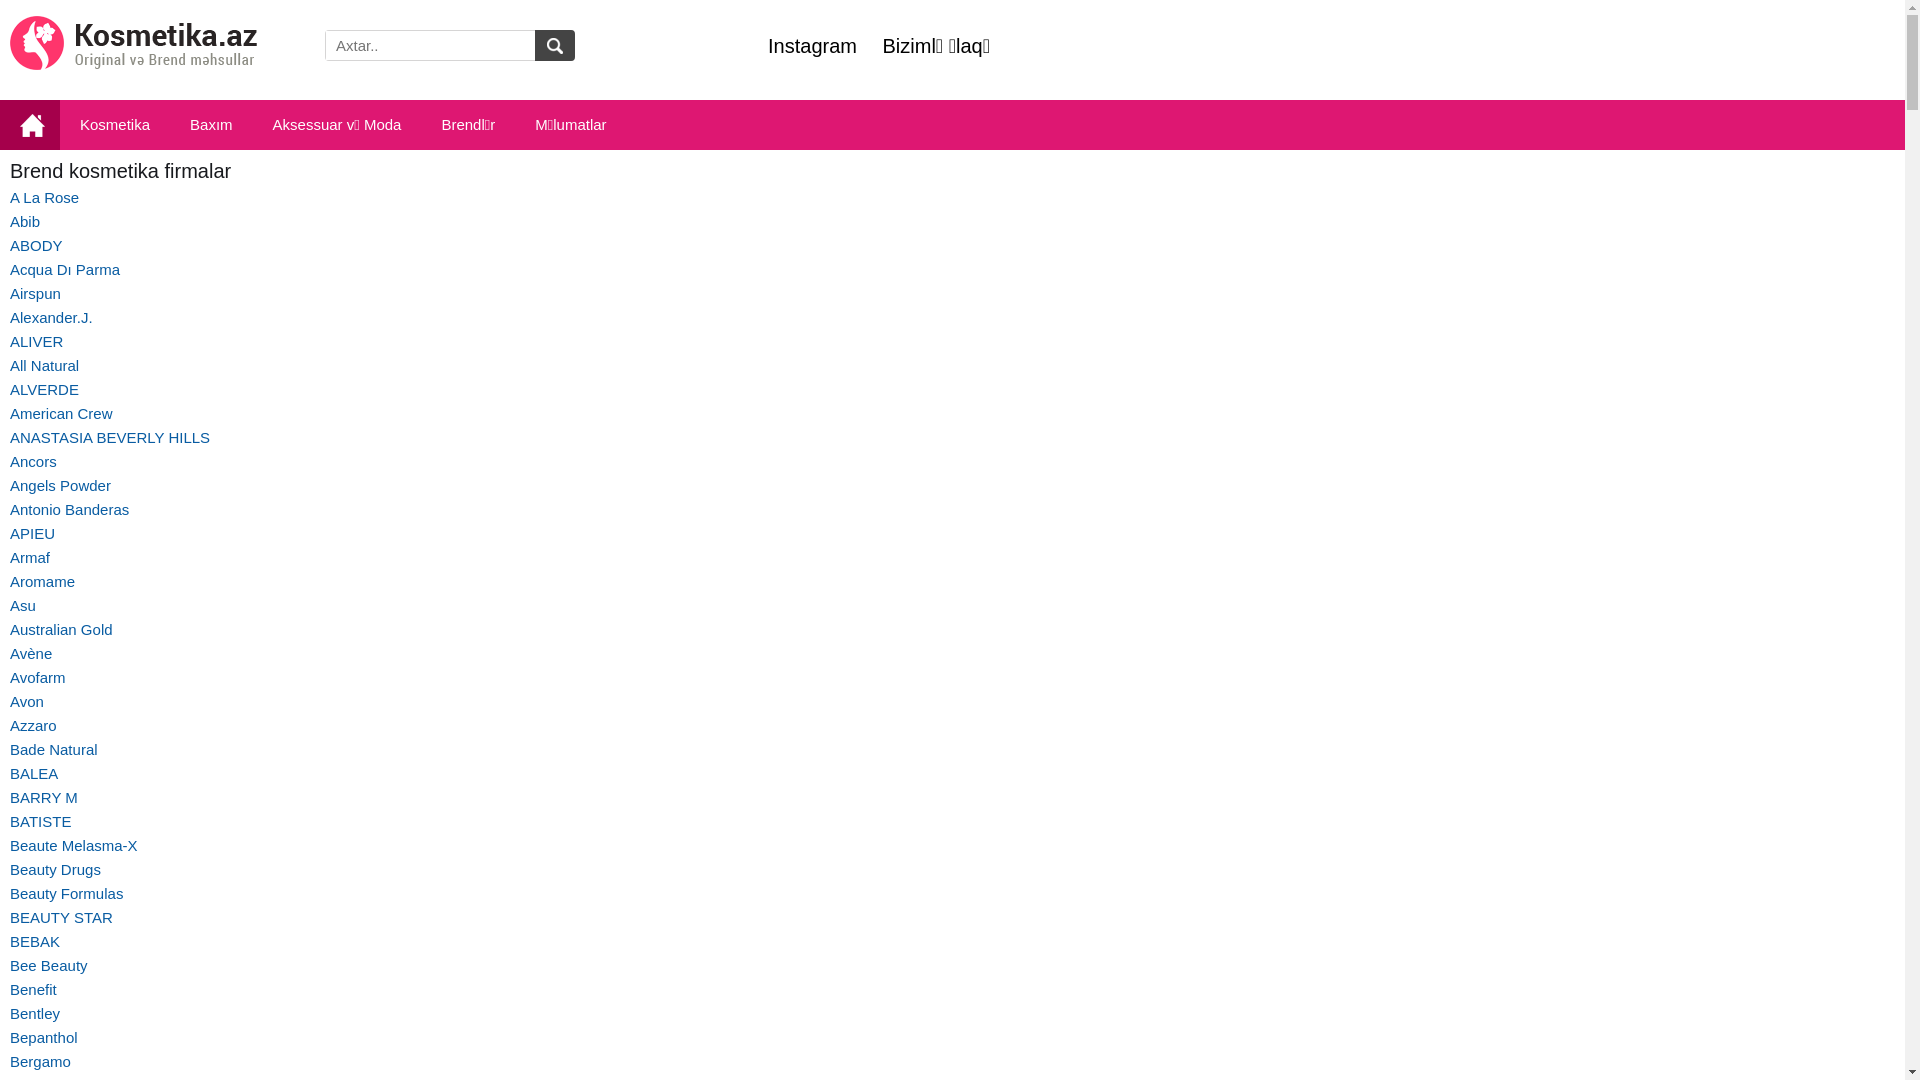  What do you see at coordinates (48, 964) in the screenshot?
I see `'Bee Beauty'` at bounding box center [48, 964].